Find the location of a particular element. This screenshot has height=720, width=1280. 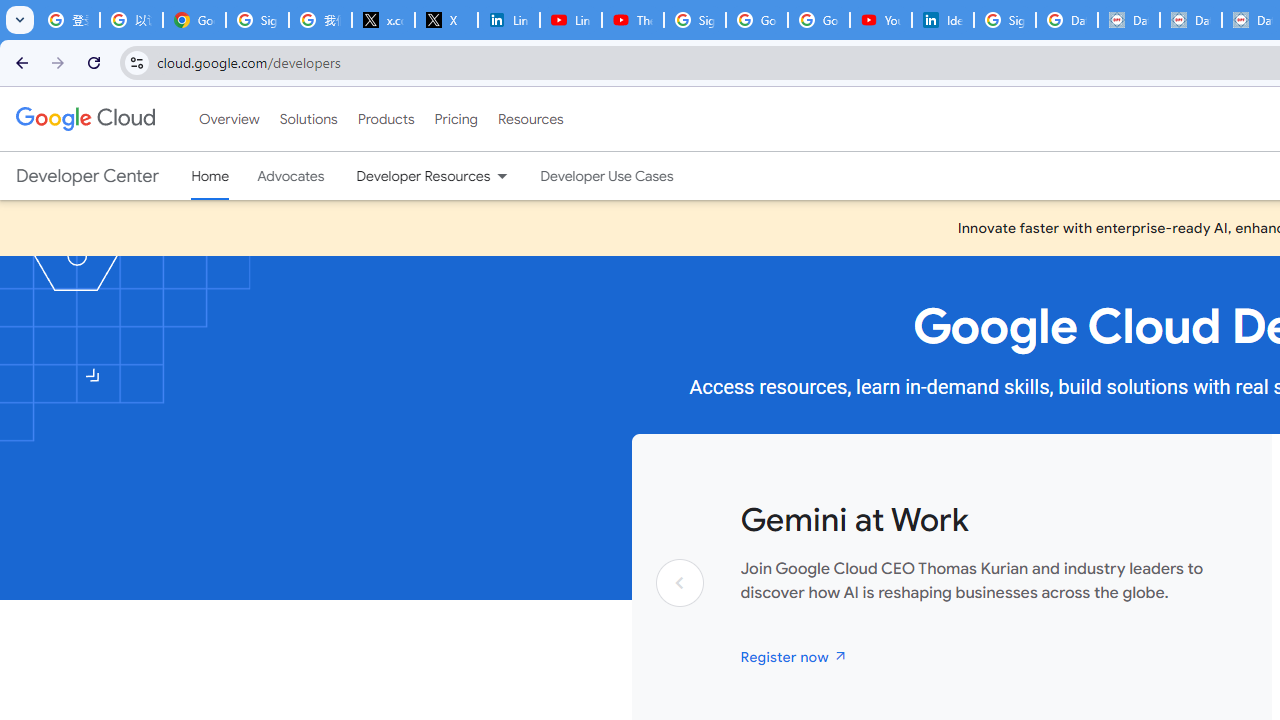

'Home, selected' is located at coordinates (210, 175).